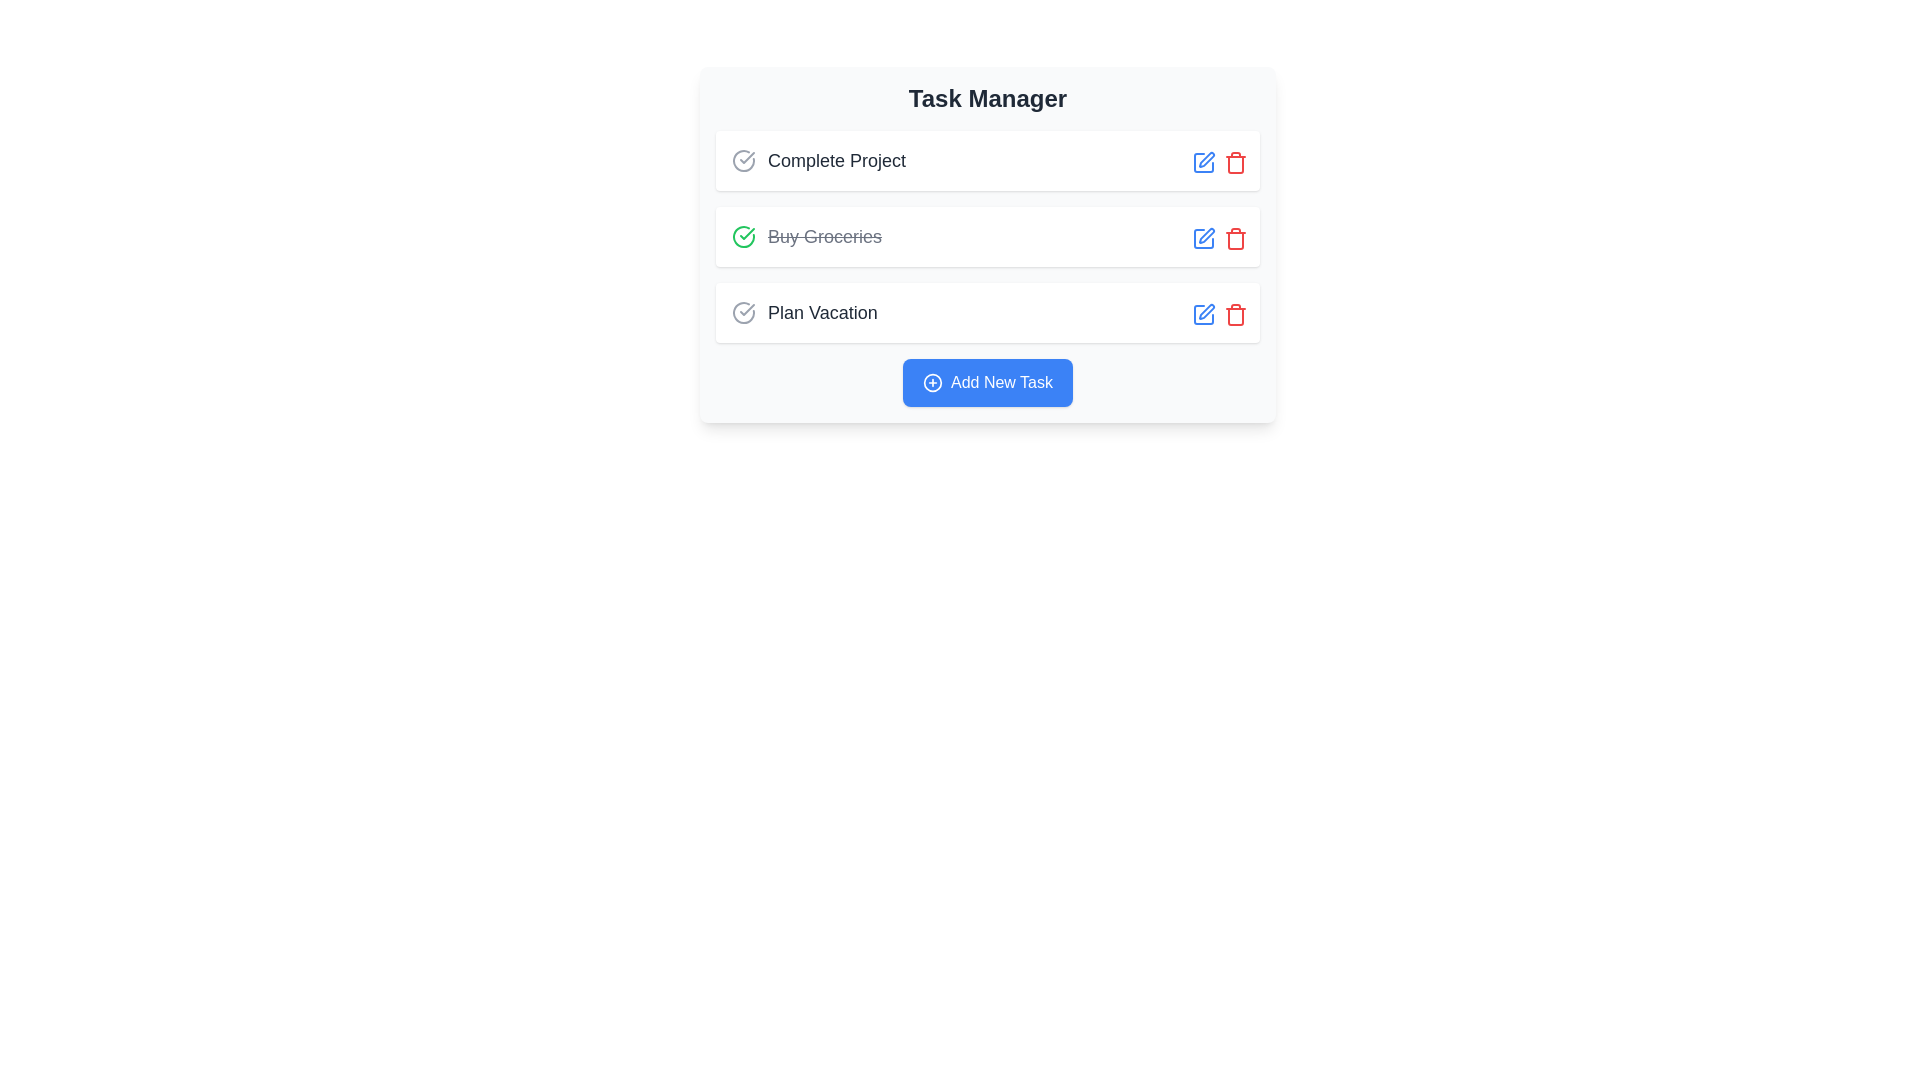 The image size is (1920, 1080). What do you see at coordinates (1232, 235) in the screenshot?
I see `the delete button icon located at the far-right side of the 'Buy Groceries' task item` at bounding box center [1232, 235].